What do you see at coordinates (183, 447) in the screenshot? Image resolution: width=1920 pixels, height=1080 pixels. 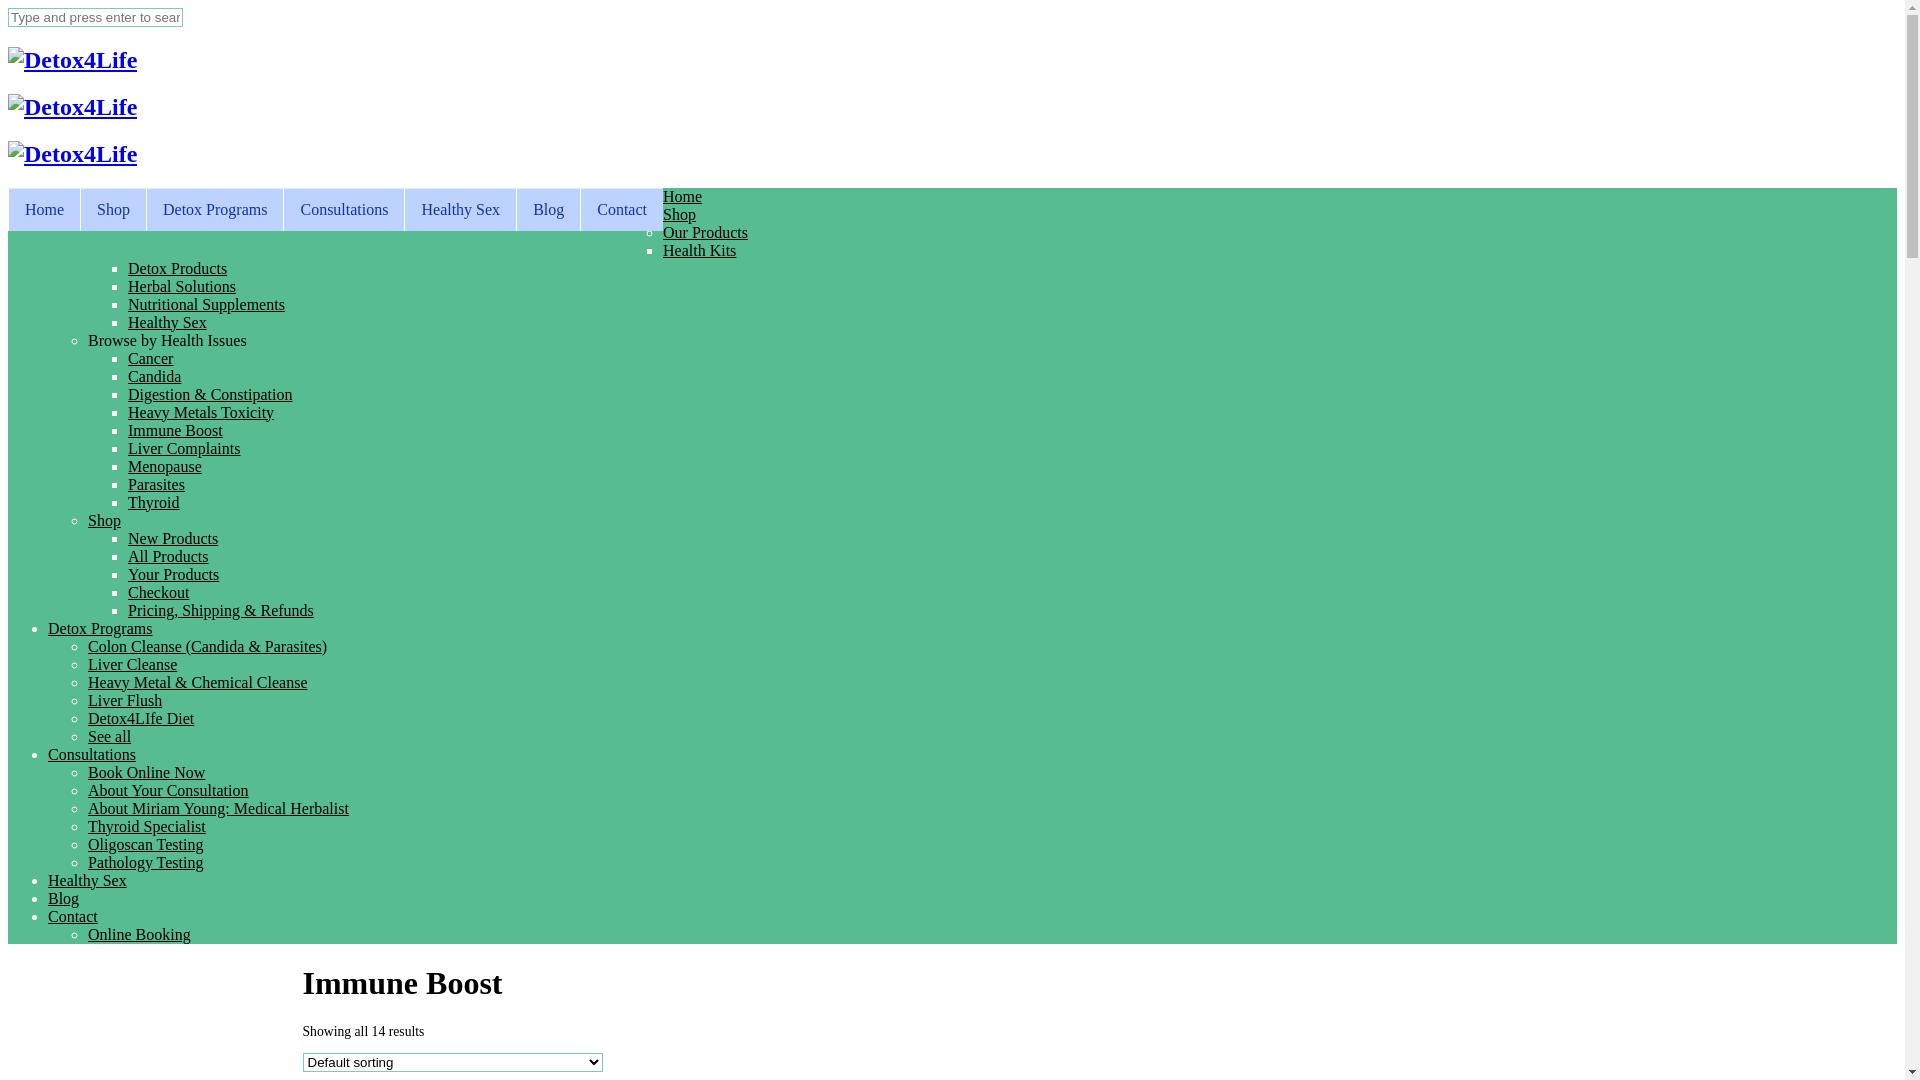 I see `'Liver Complaints'` at bounding box center [183, 447].